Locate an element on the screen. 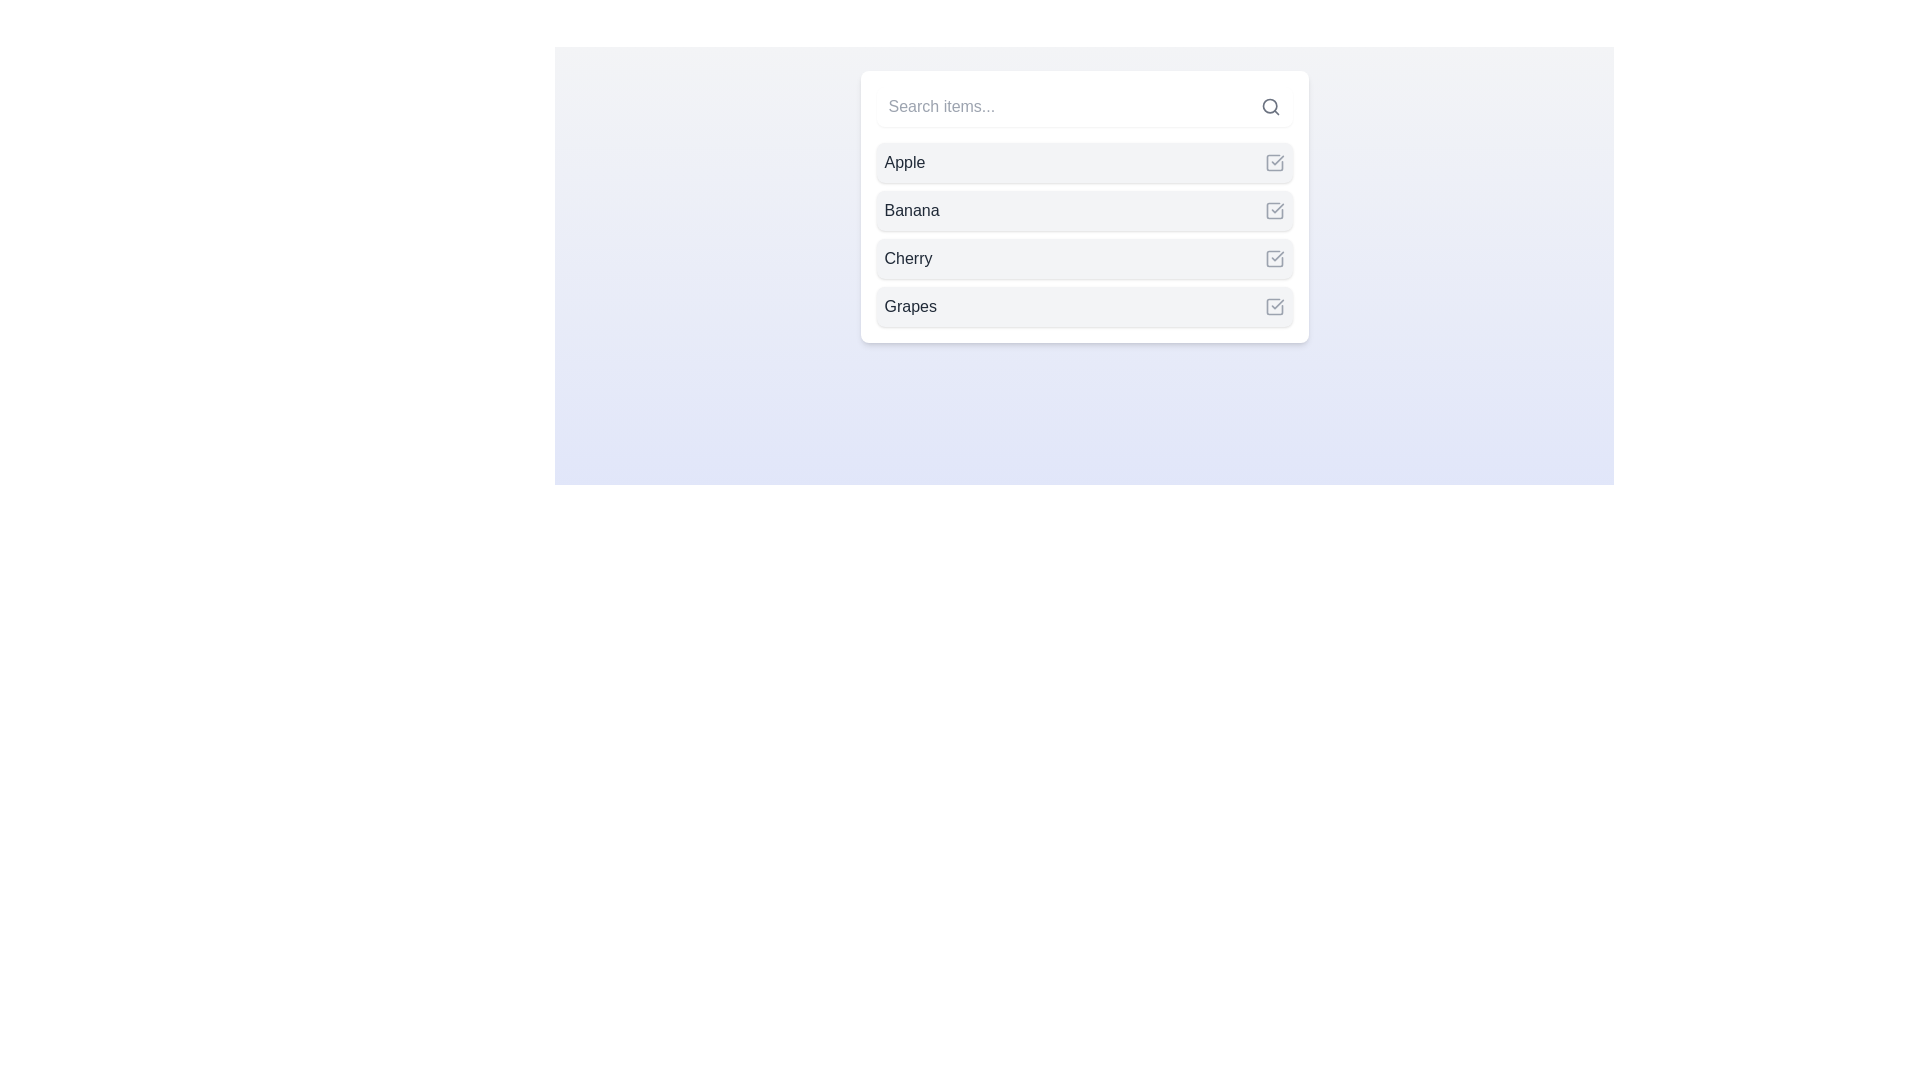 The height and width of the screenshot is (1080, 1920). the second item in a vertically stacked list within a white card, located below 'Apple' and above 'Cherry' is located at coordinates (1083, 207).